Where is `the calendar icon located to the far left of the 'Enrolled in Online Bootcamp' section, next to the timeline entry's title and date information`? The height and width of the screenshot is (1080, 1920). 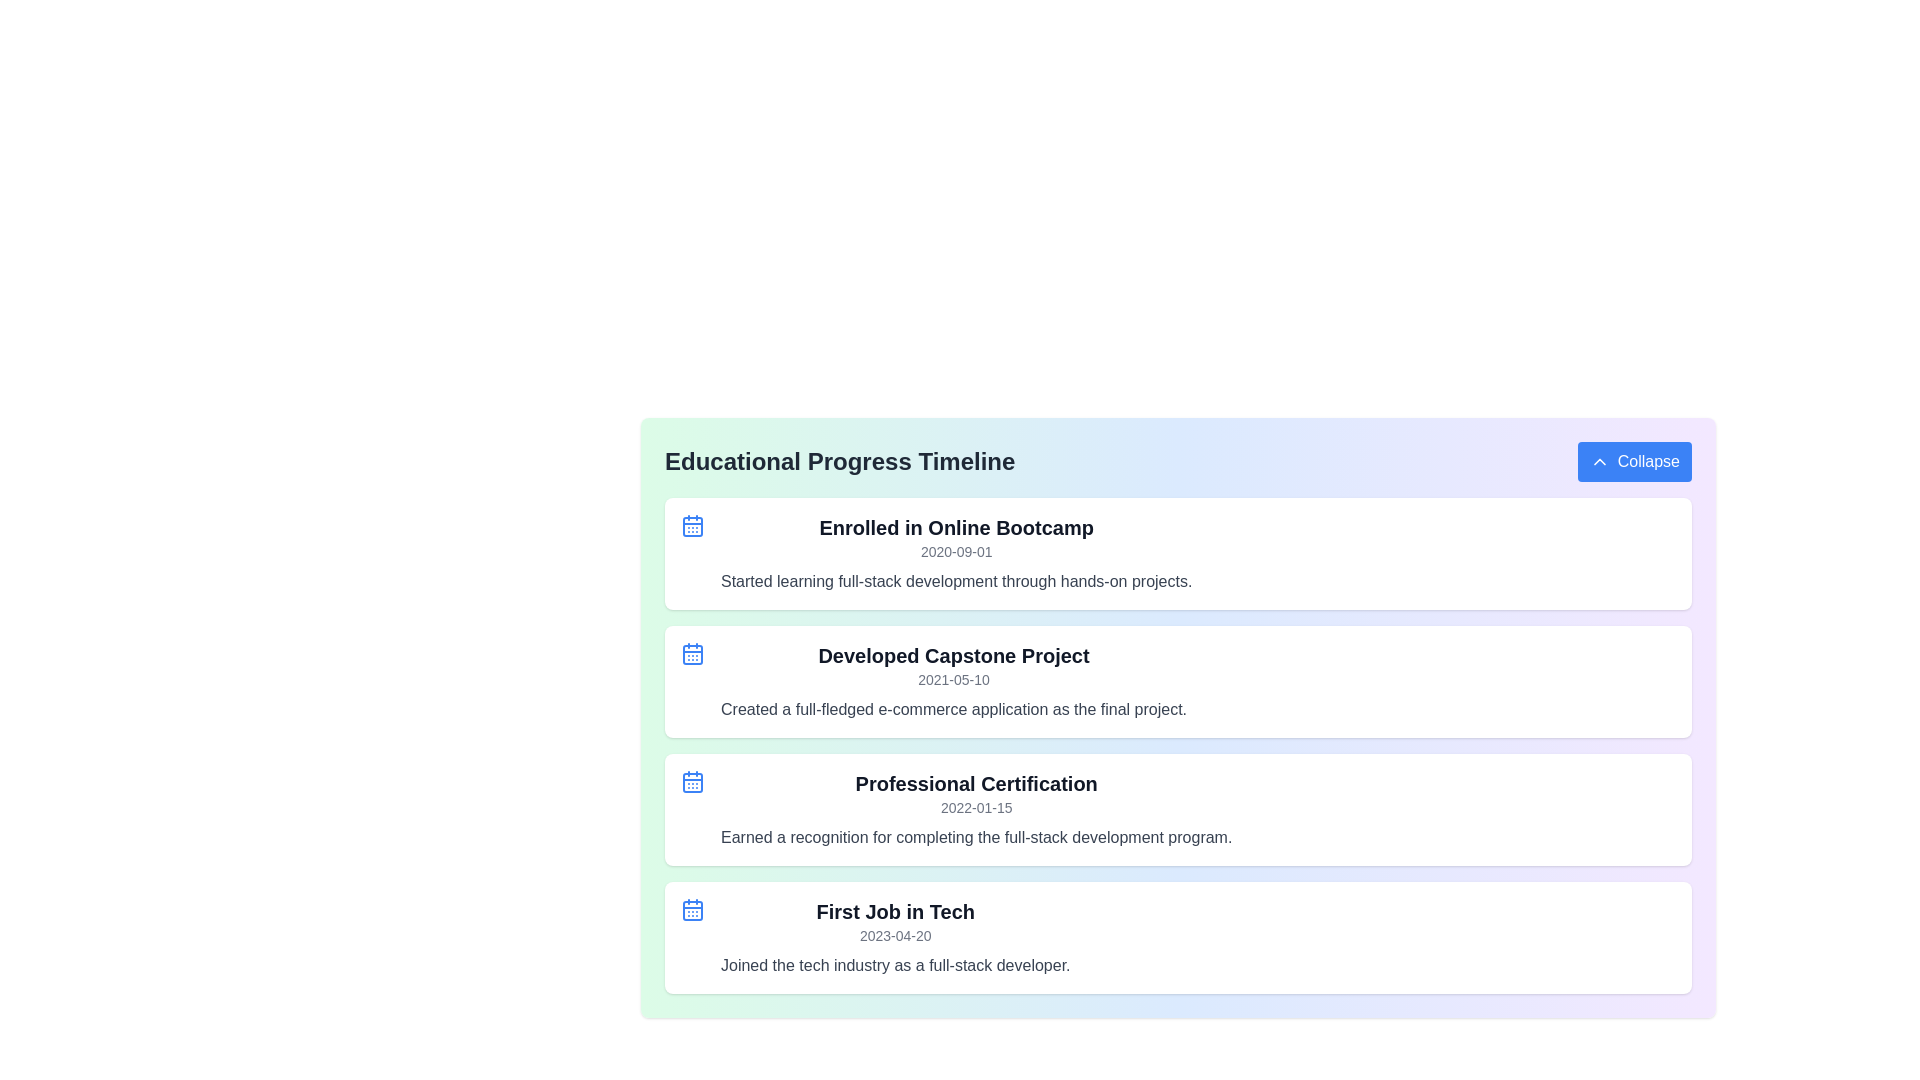 the calendar icon located to the far left of the 'Enrolled in Online Bootcamp' section, next to the timeline entry's title and date information is located at coordinates (692, 524).